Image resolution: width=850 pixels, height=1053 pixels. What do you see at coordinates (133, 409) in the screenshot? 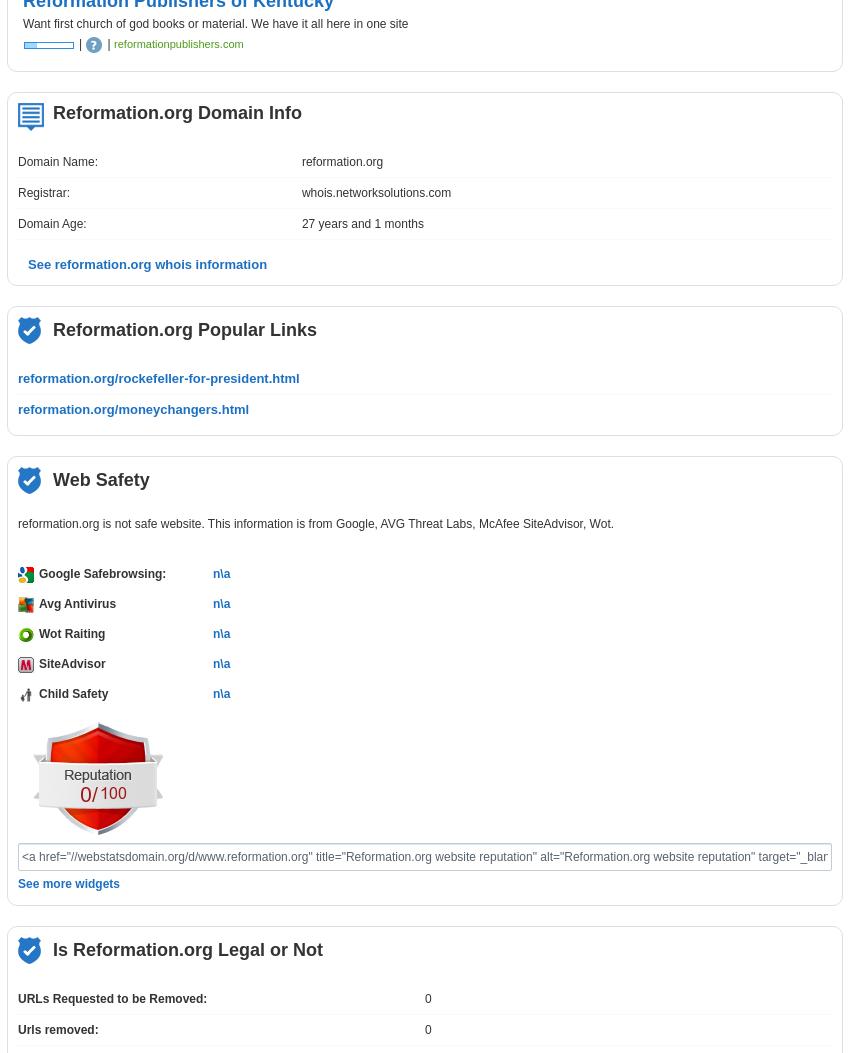
I see `'reformation.org/moneychangers.html'` at bounding box center [133, 409].